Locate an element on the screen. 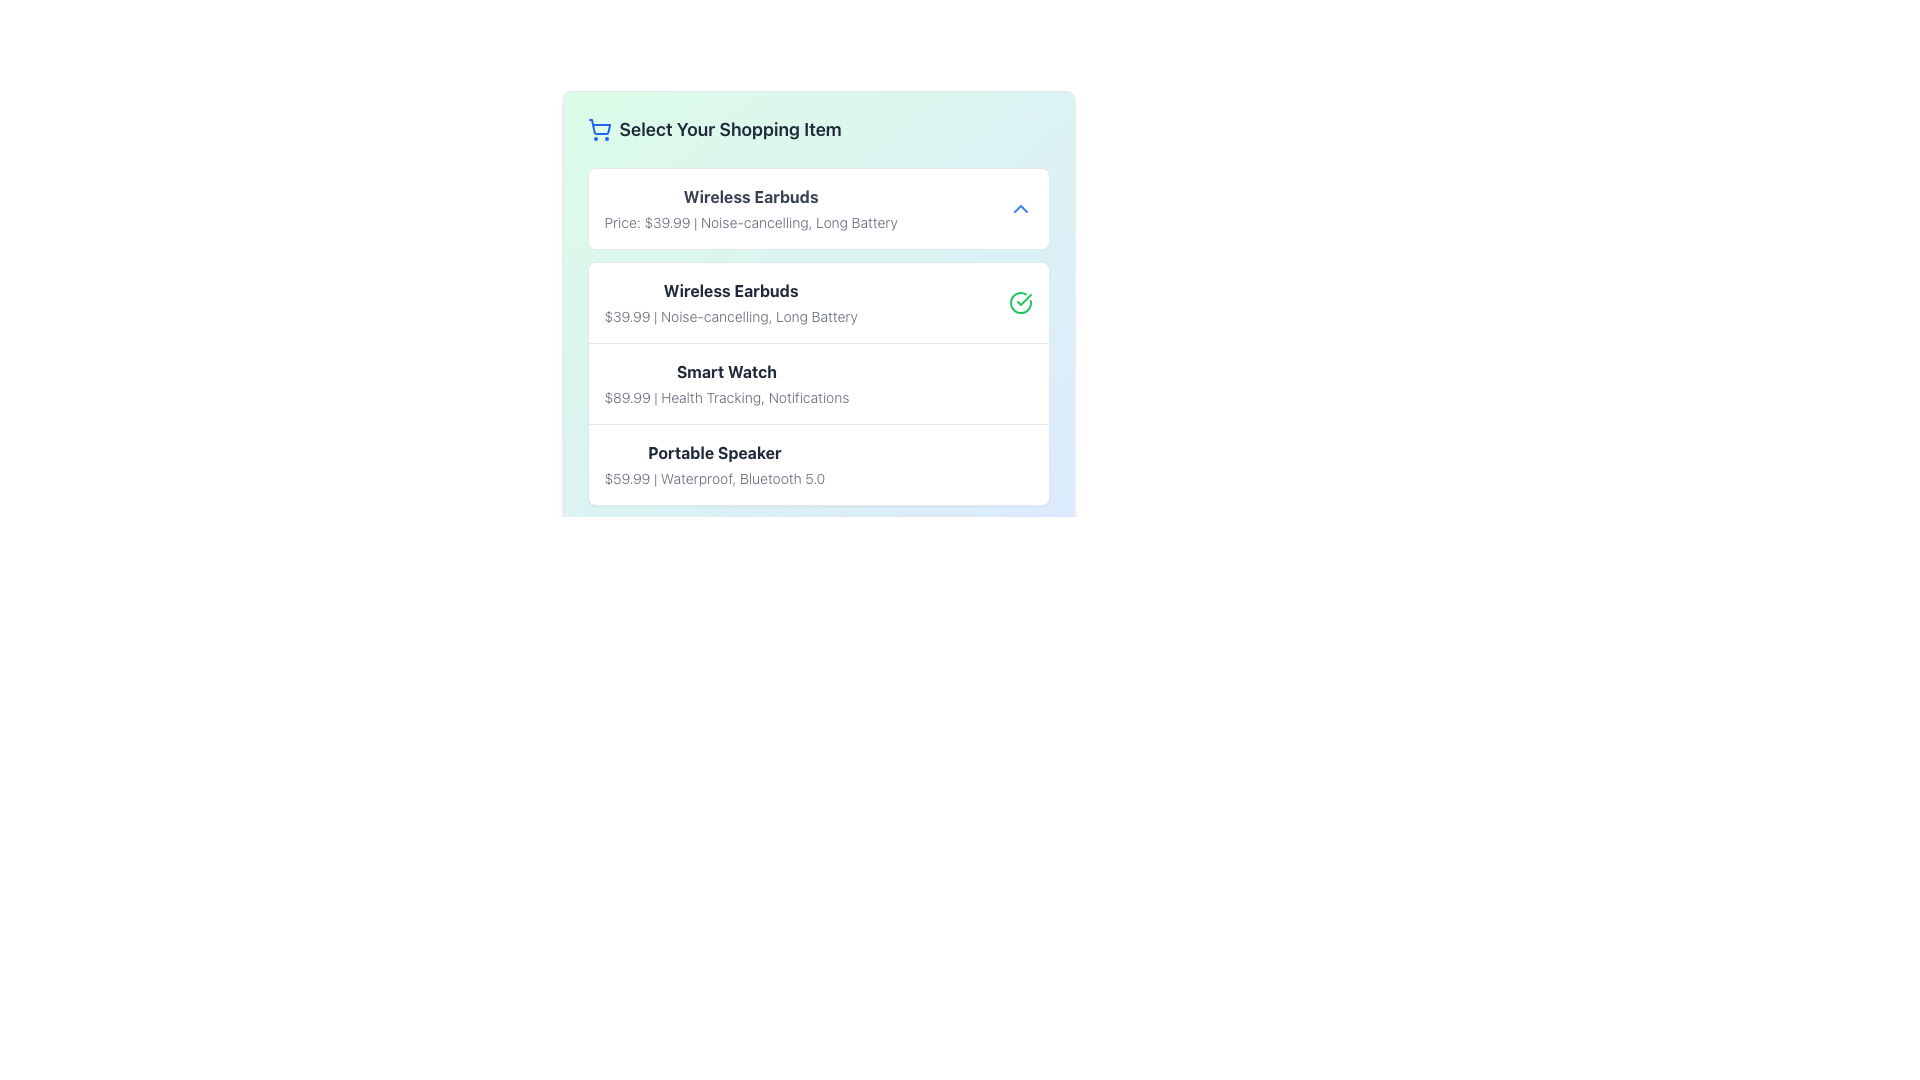 This screenshot has height=1080, width=1920. the informational text label providing details and pricing for the 'Wireless Earbuds' product, positioned directly below the main label is located at coordinates (730, 315).